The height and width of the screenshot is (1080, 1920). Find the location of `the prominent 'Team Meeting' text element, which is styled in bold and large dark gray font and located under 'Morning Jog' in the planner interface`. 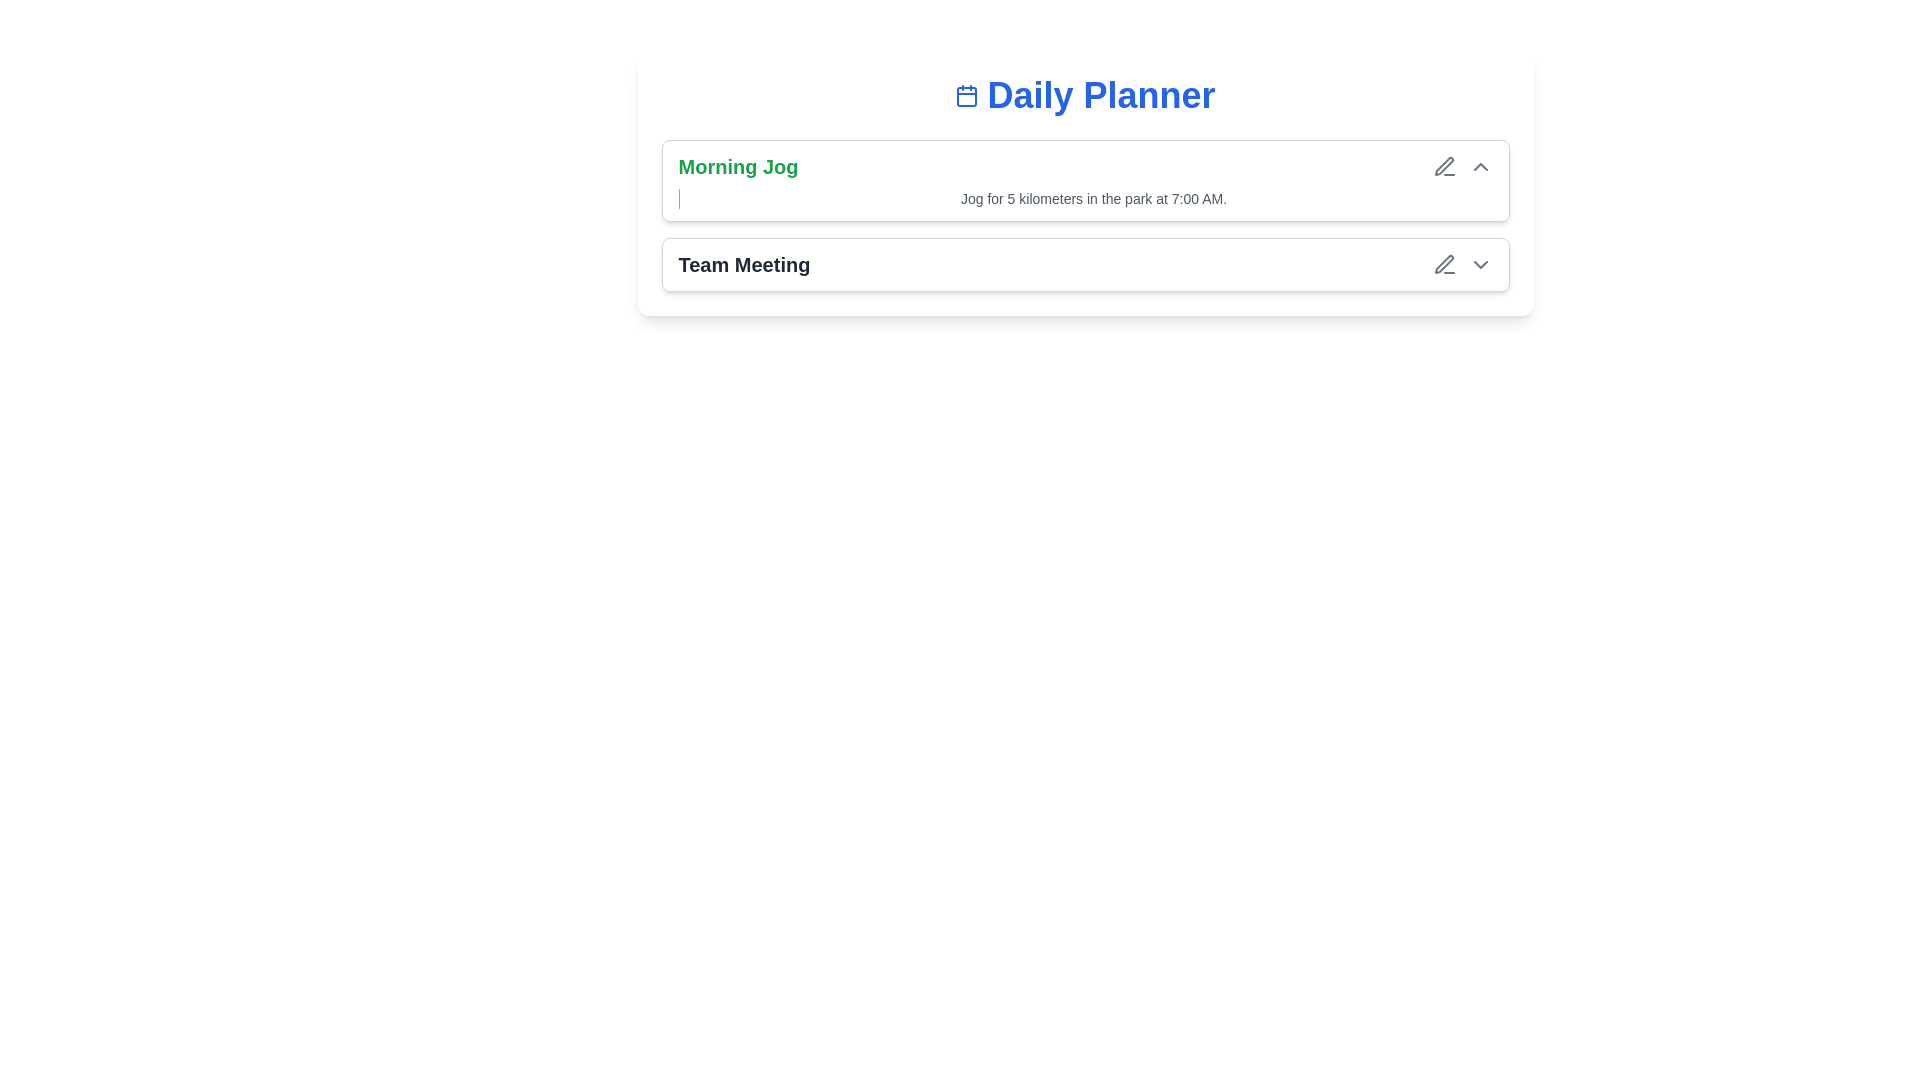

the prominent 'Team Meeting' text element, which is styled in bold and large dark gray font and located under 'Morning Jog' in the planner interface is located at coordinates (743, 264).